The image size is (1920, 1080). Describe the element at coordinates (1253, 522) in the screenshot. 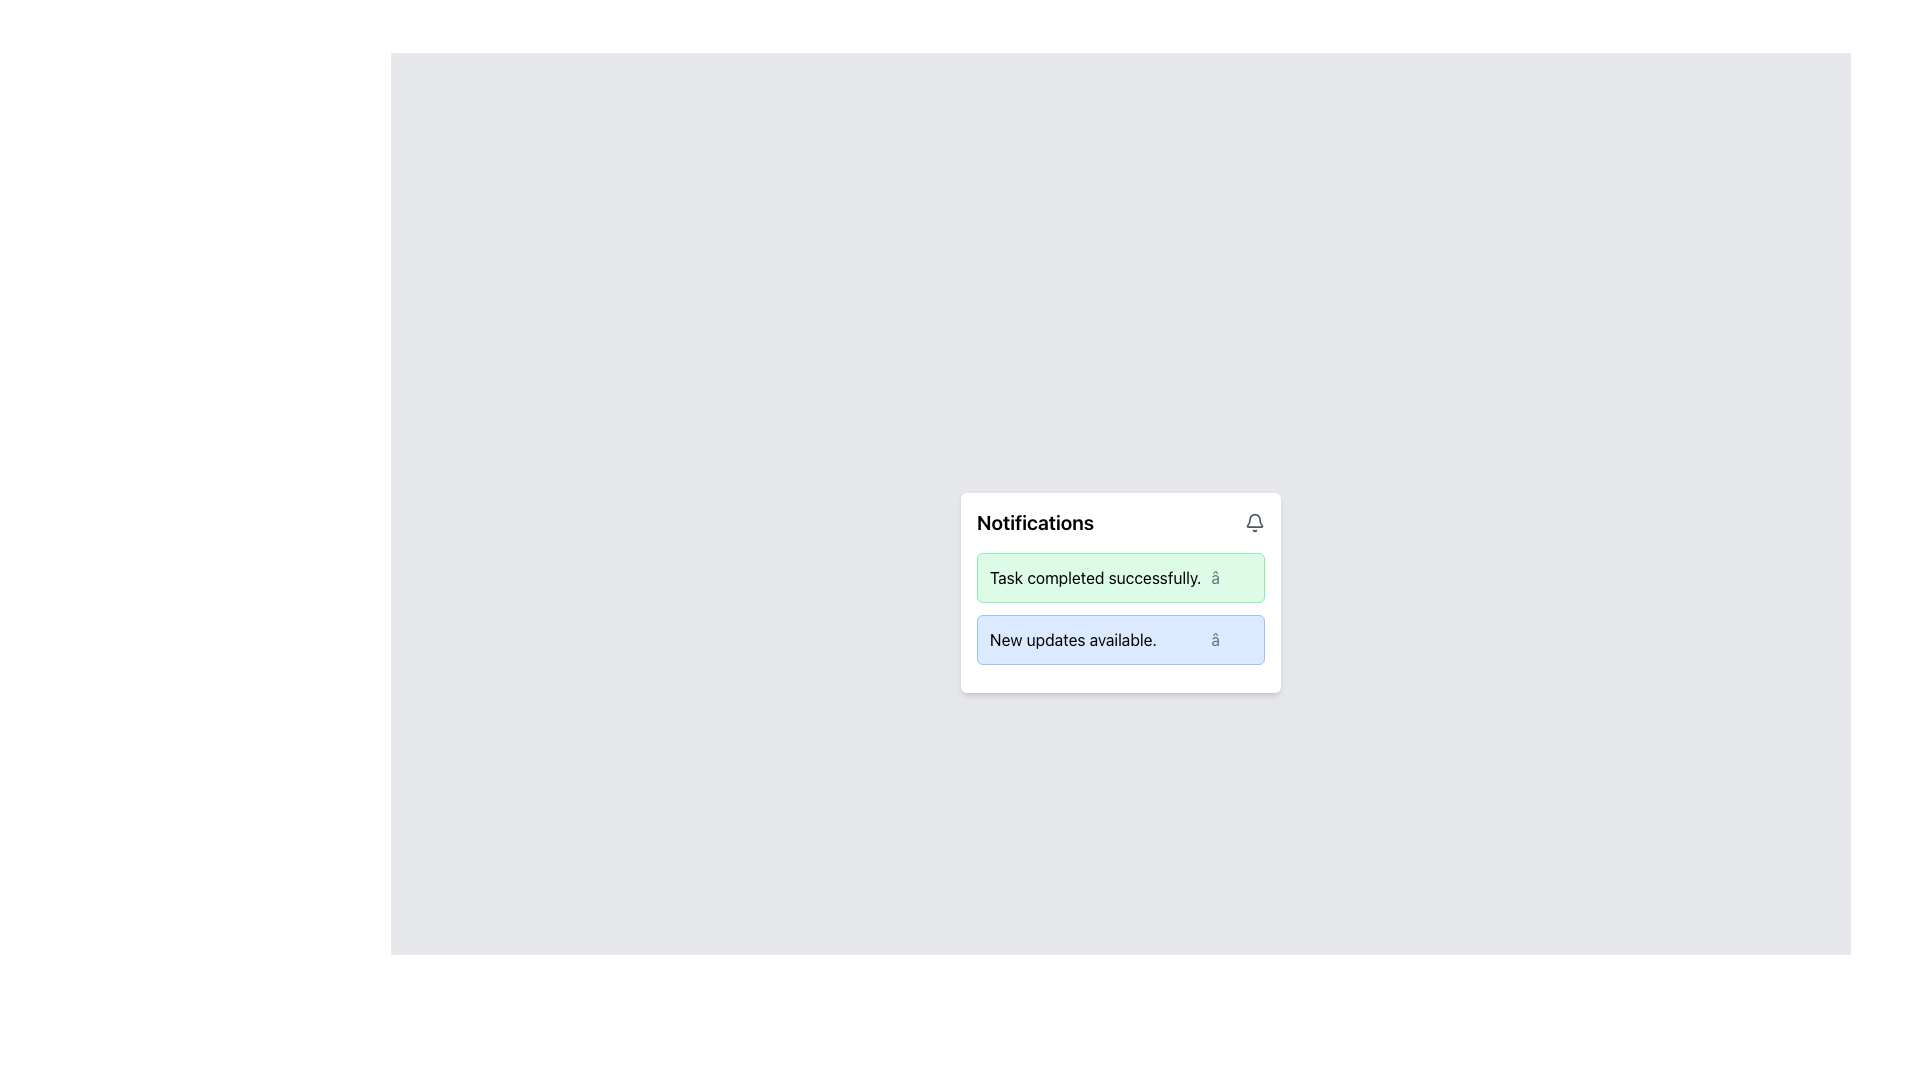

I see `the notification icon located at the top right corner of the notifications module, adjacent to the title 'Notifications'` at that location.